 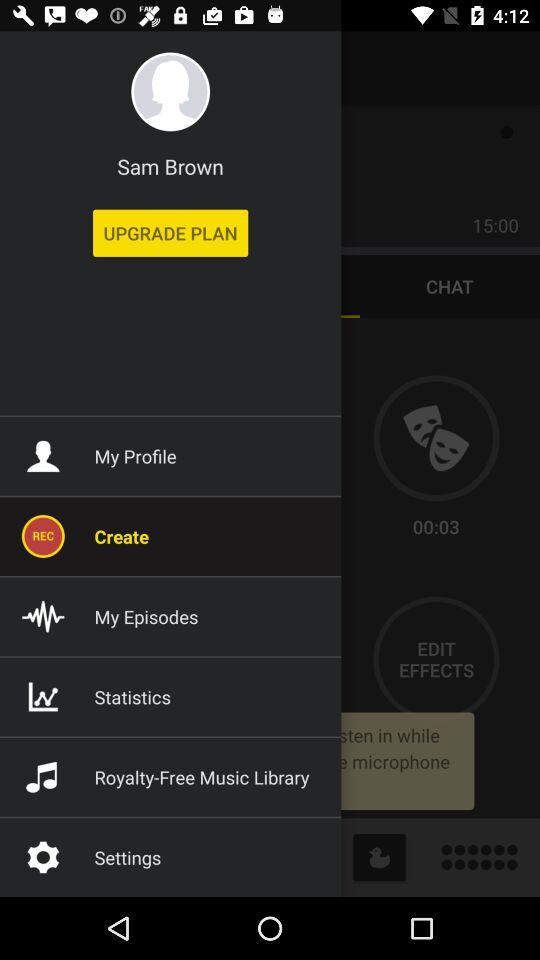 What do you see at coordinates (43, 696) in the screenshot?
I see `the statistics icon` at bounding box center [43, 696].